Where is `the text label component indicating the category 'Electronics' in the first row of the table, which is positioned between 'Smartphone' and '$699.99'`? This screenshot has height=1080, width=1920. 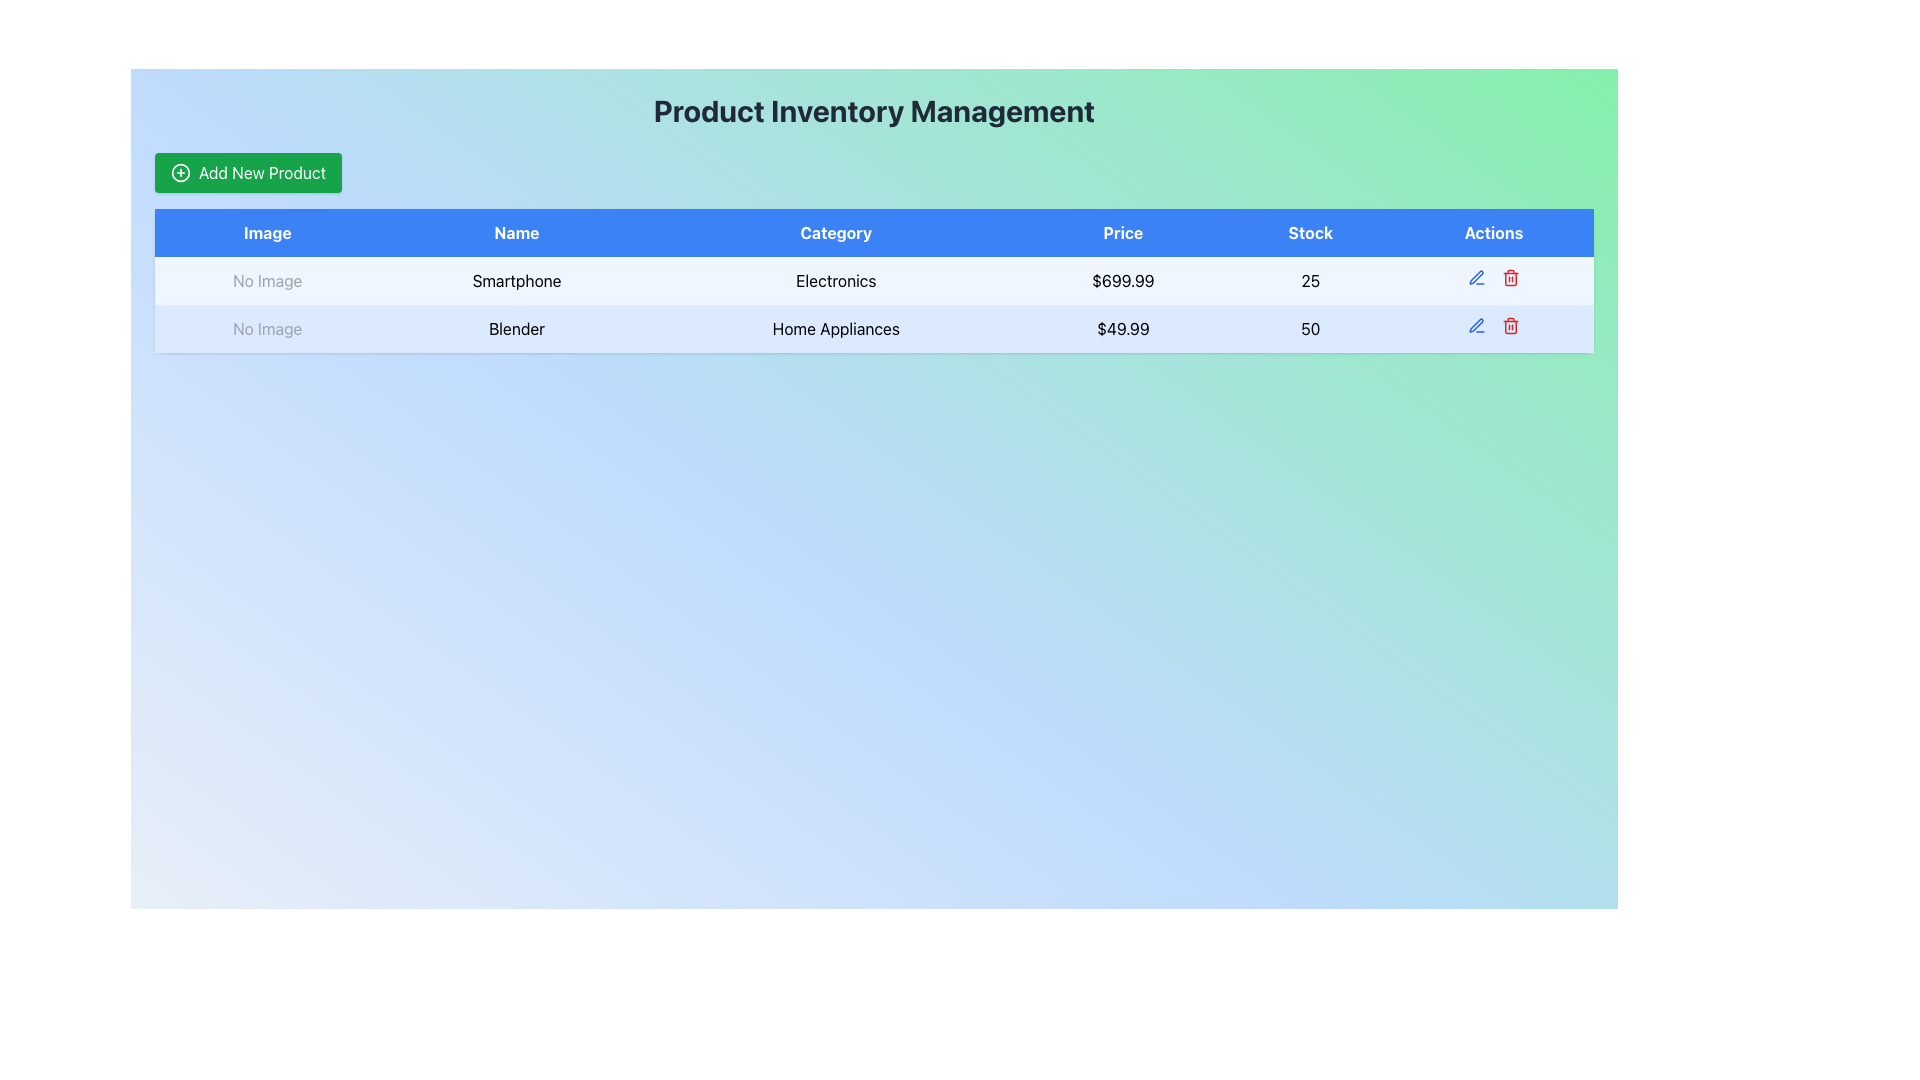
the text label component indicating the category 'Electronics' in the first row of the table, which is positioned between 'Smartphone' and '$699.99' is located at coordinates (836, 281).